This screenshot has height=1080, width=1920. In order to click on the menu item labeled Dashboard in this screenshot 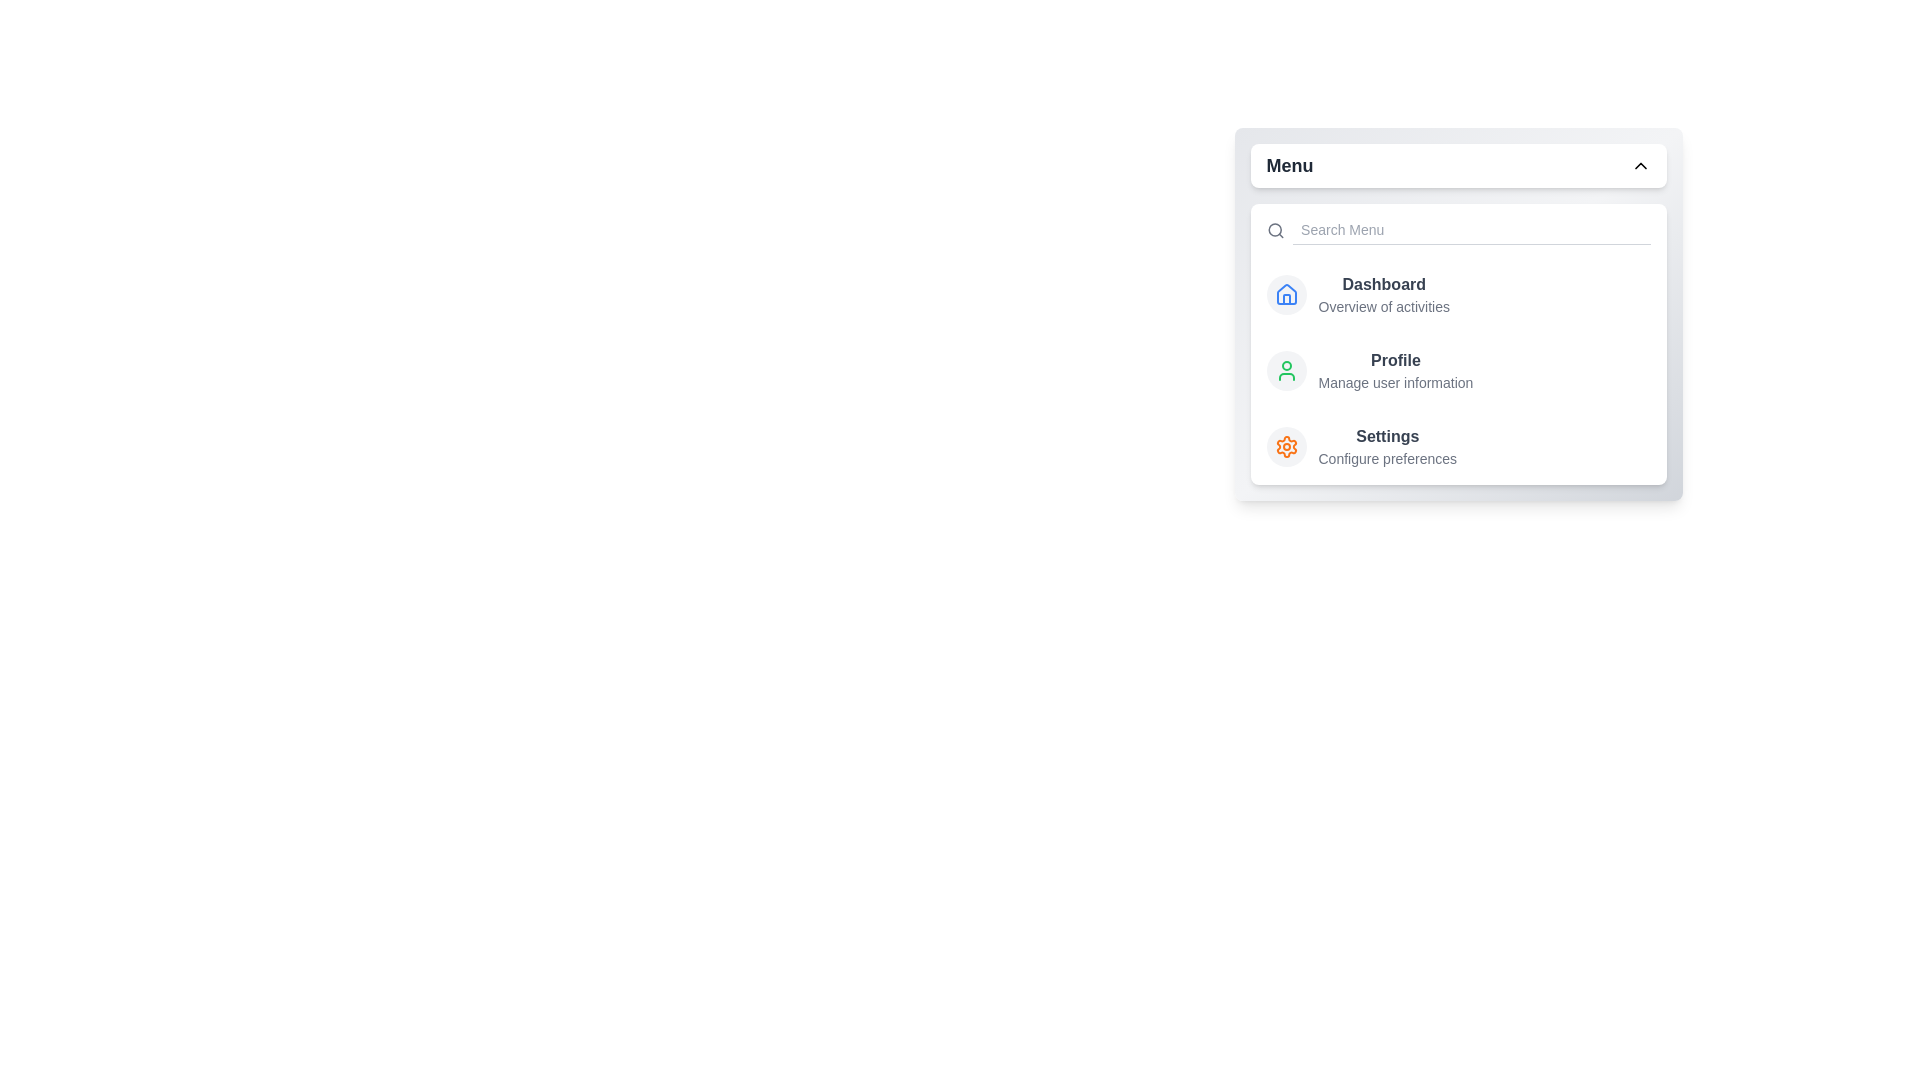, I will do `click(1383, 285)`.